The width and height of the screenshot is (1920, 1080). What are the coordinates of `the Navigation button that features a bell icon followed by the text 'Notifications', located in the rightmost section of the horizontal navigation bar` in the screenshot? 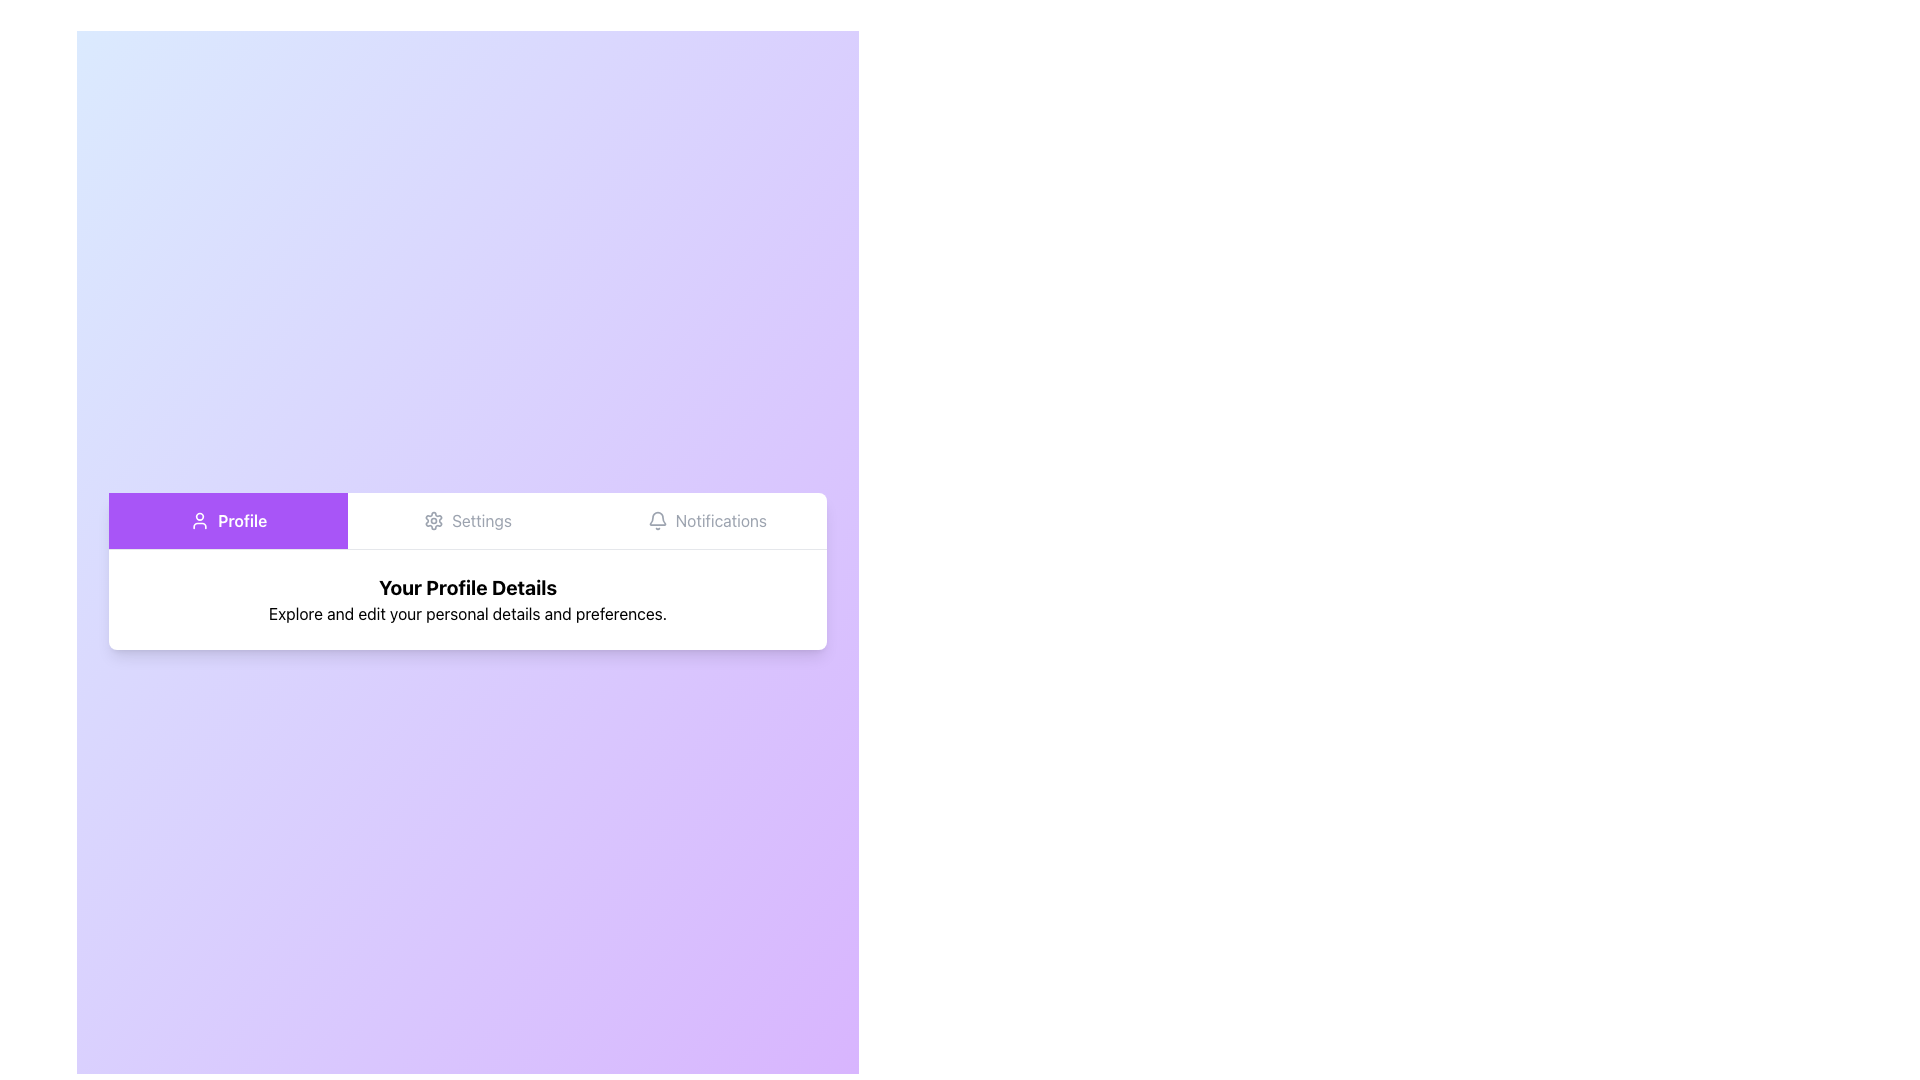 It's located at (707, 519).